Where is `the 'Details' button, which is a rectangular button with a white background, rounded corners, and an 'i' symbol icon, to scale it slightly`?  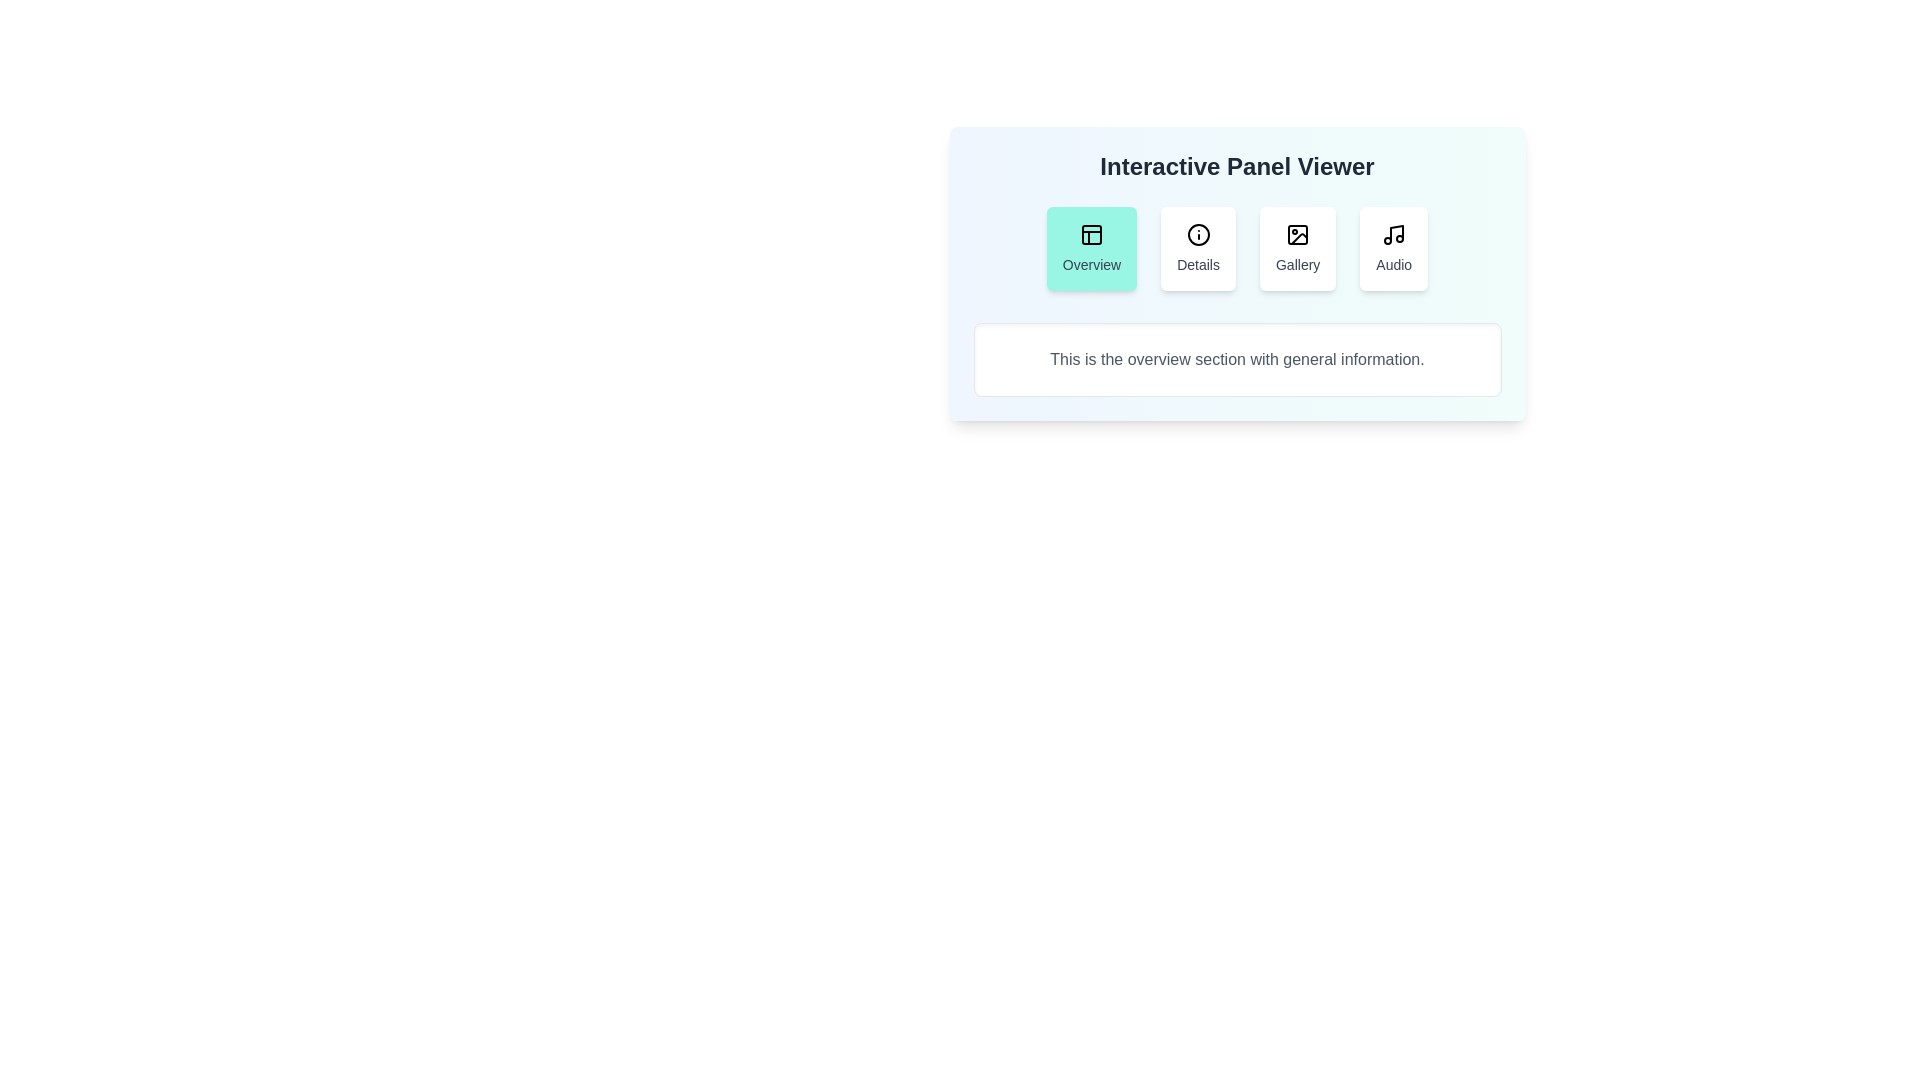 the 'Details' button, which is a rectangular button with a white background, rounded corners, and an 'i' symbol icon, to scale it slightly is located at coordinates (1198, 248).